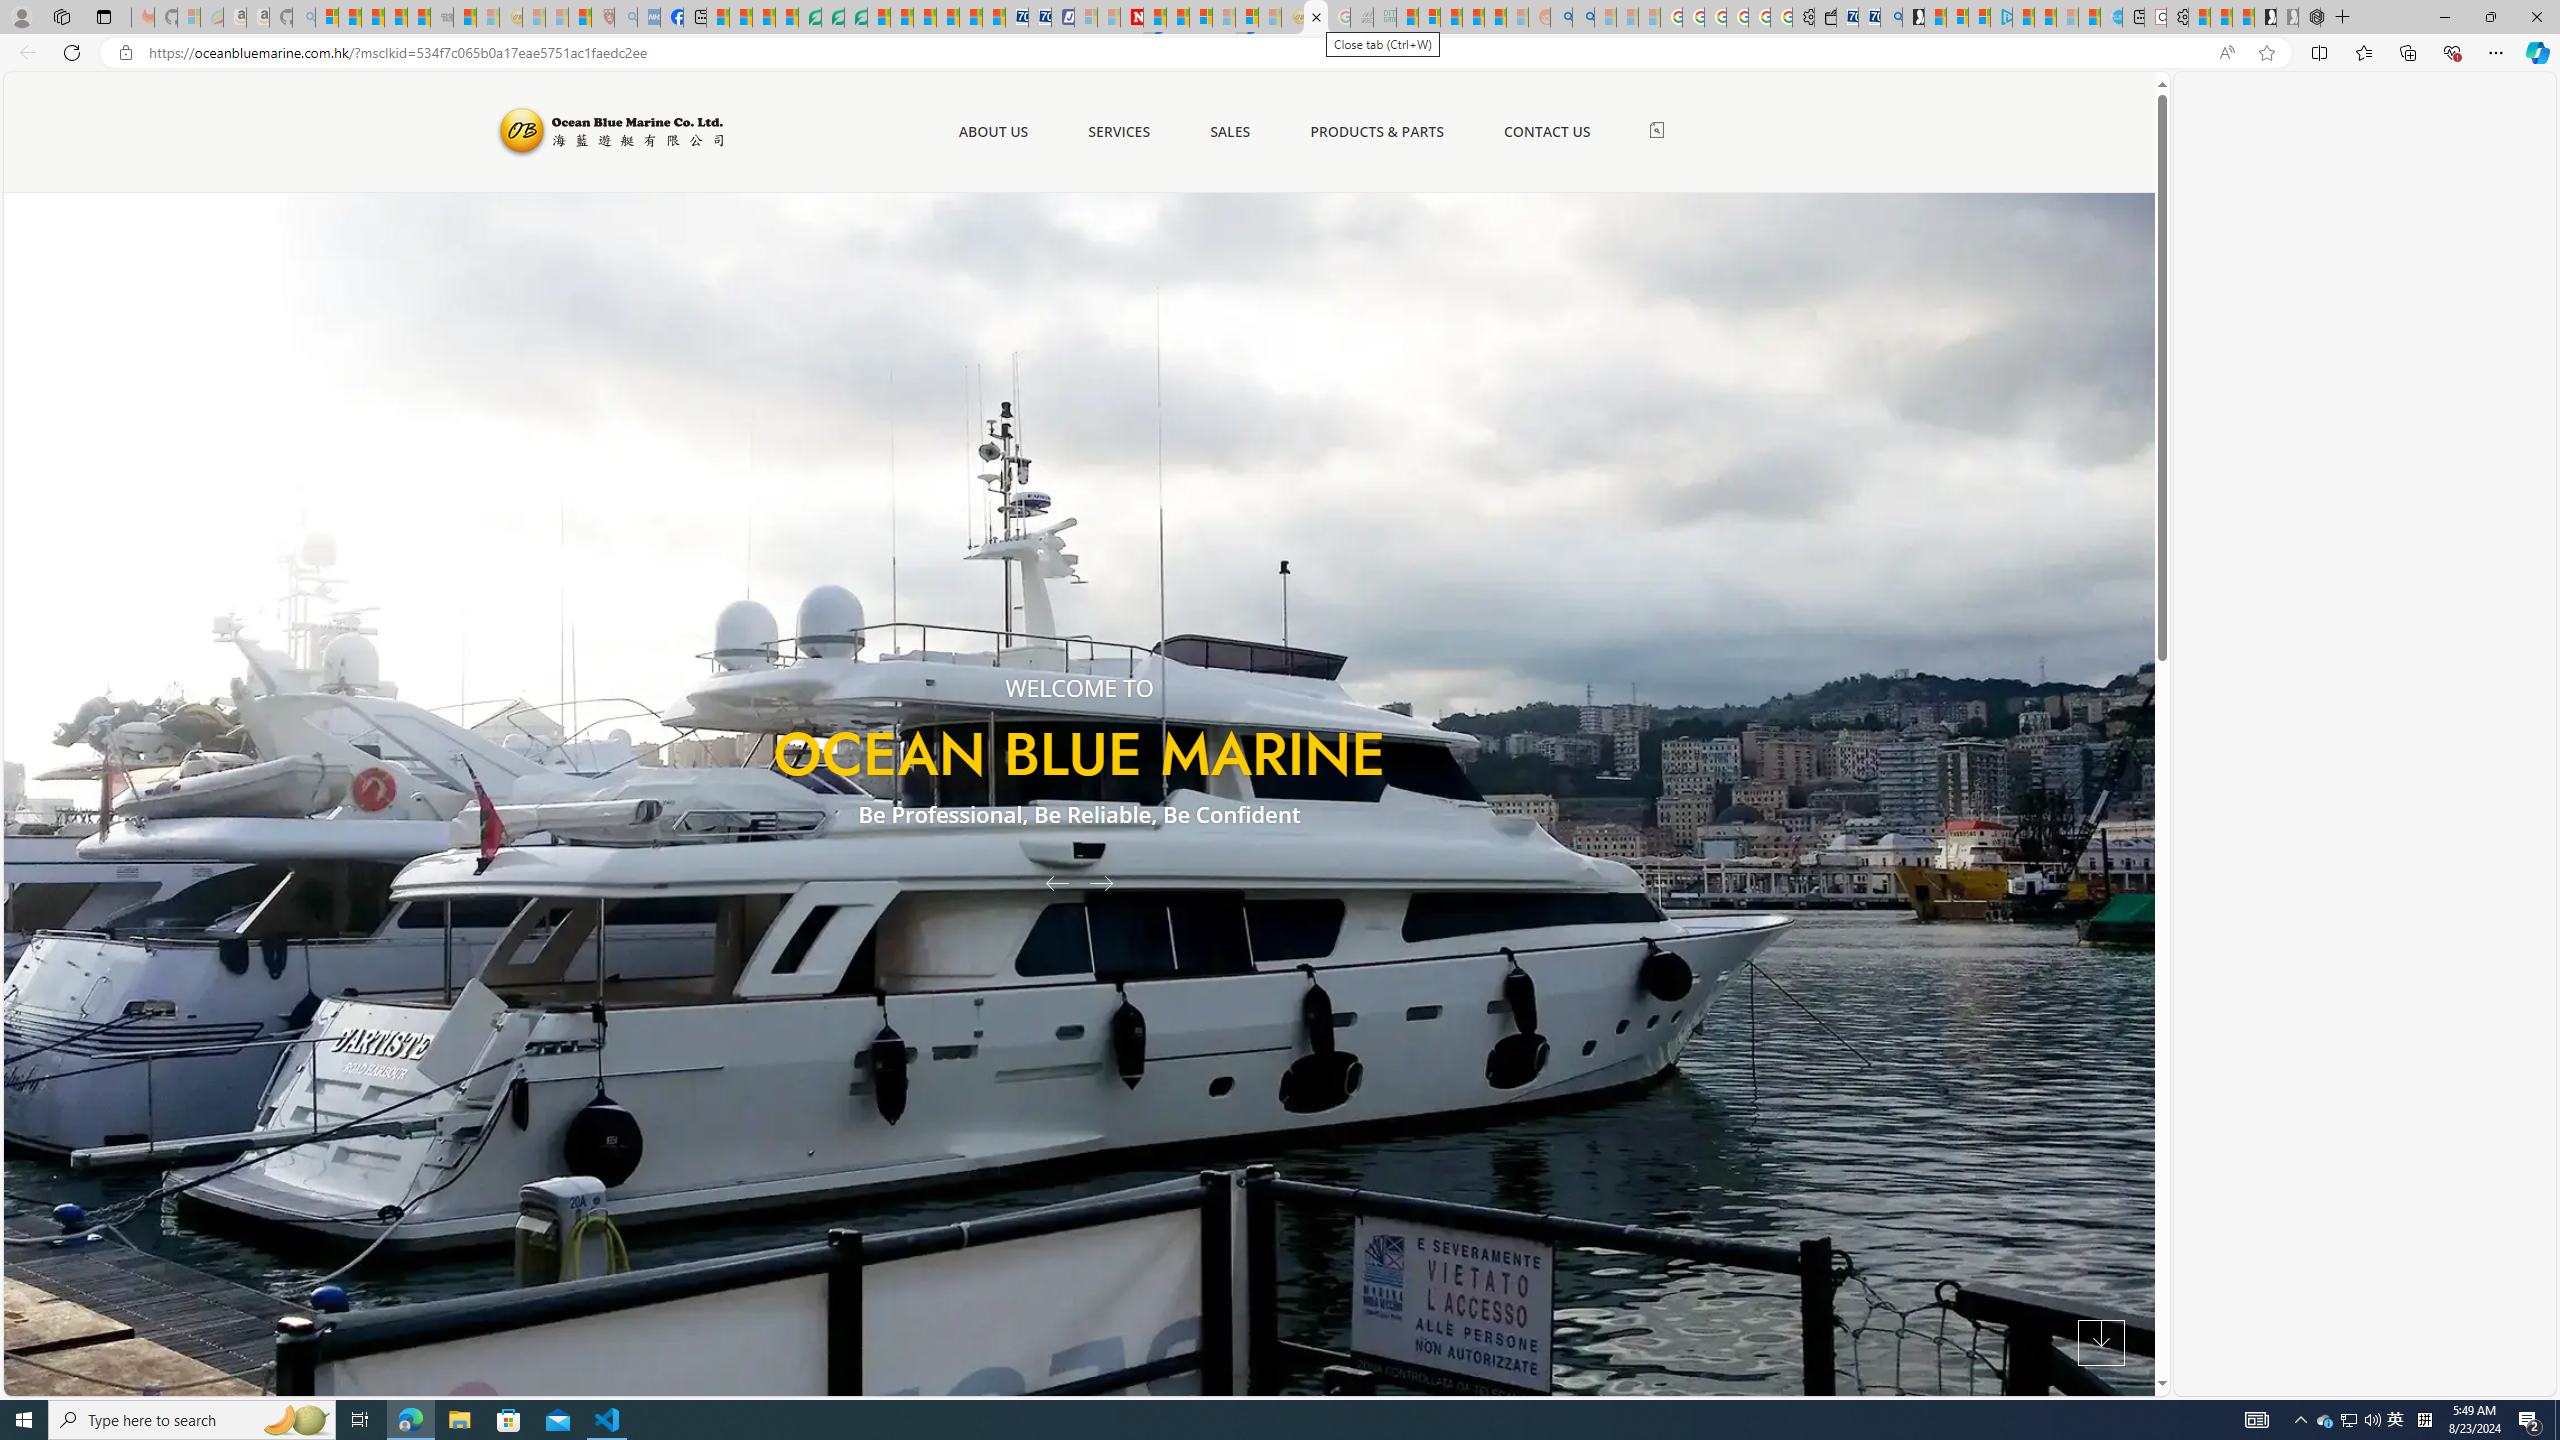 The width and height of the screenshot is (2560, 1440). Describe the element at coordinates (607, 130) in the screenshot. I see `'Ocean Blue Marine'` at that location.